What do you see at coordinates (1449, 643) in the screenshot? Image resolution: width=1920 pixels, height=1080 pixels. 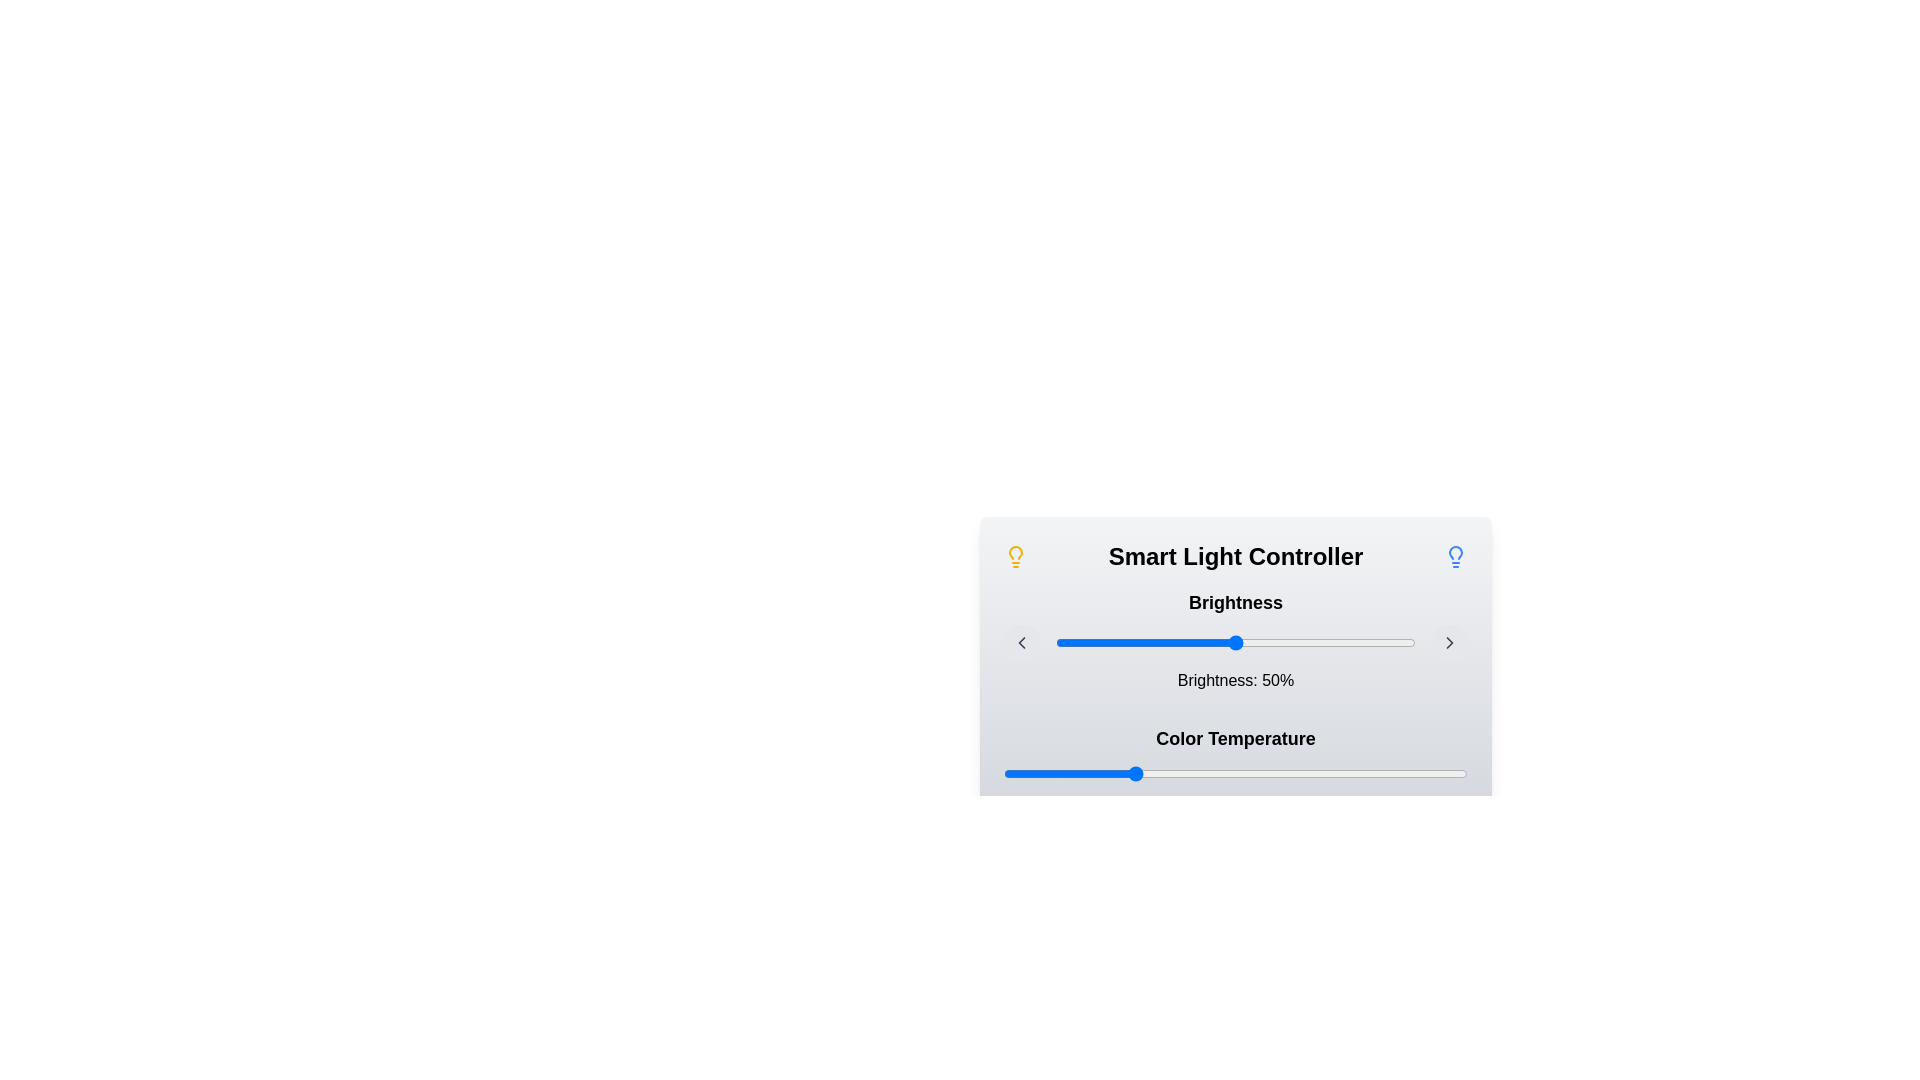 I see `the circular button with a gray background and a right-facing arrow icon` at bounding box center [1449, 643].